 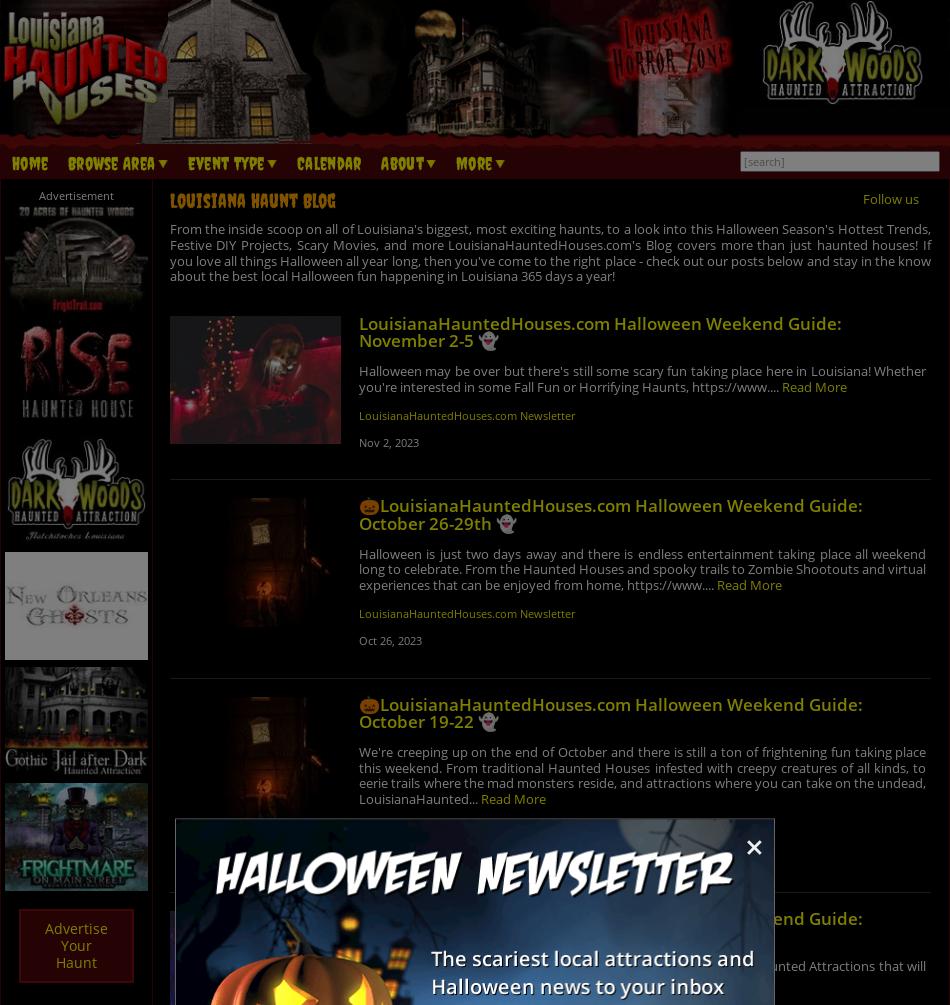 What do you see at coordinates (75, 927) in the screenshot?
I see `'Advertise'` at bounding box center [75, 927].